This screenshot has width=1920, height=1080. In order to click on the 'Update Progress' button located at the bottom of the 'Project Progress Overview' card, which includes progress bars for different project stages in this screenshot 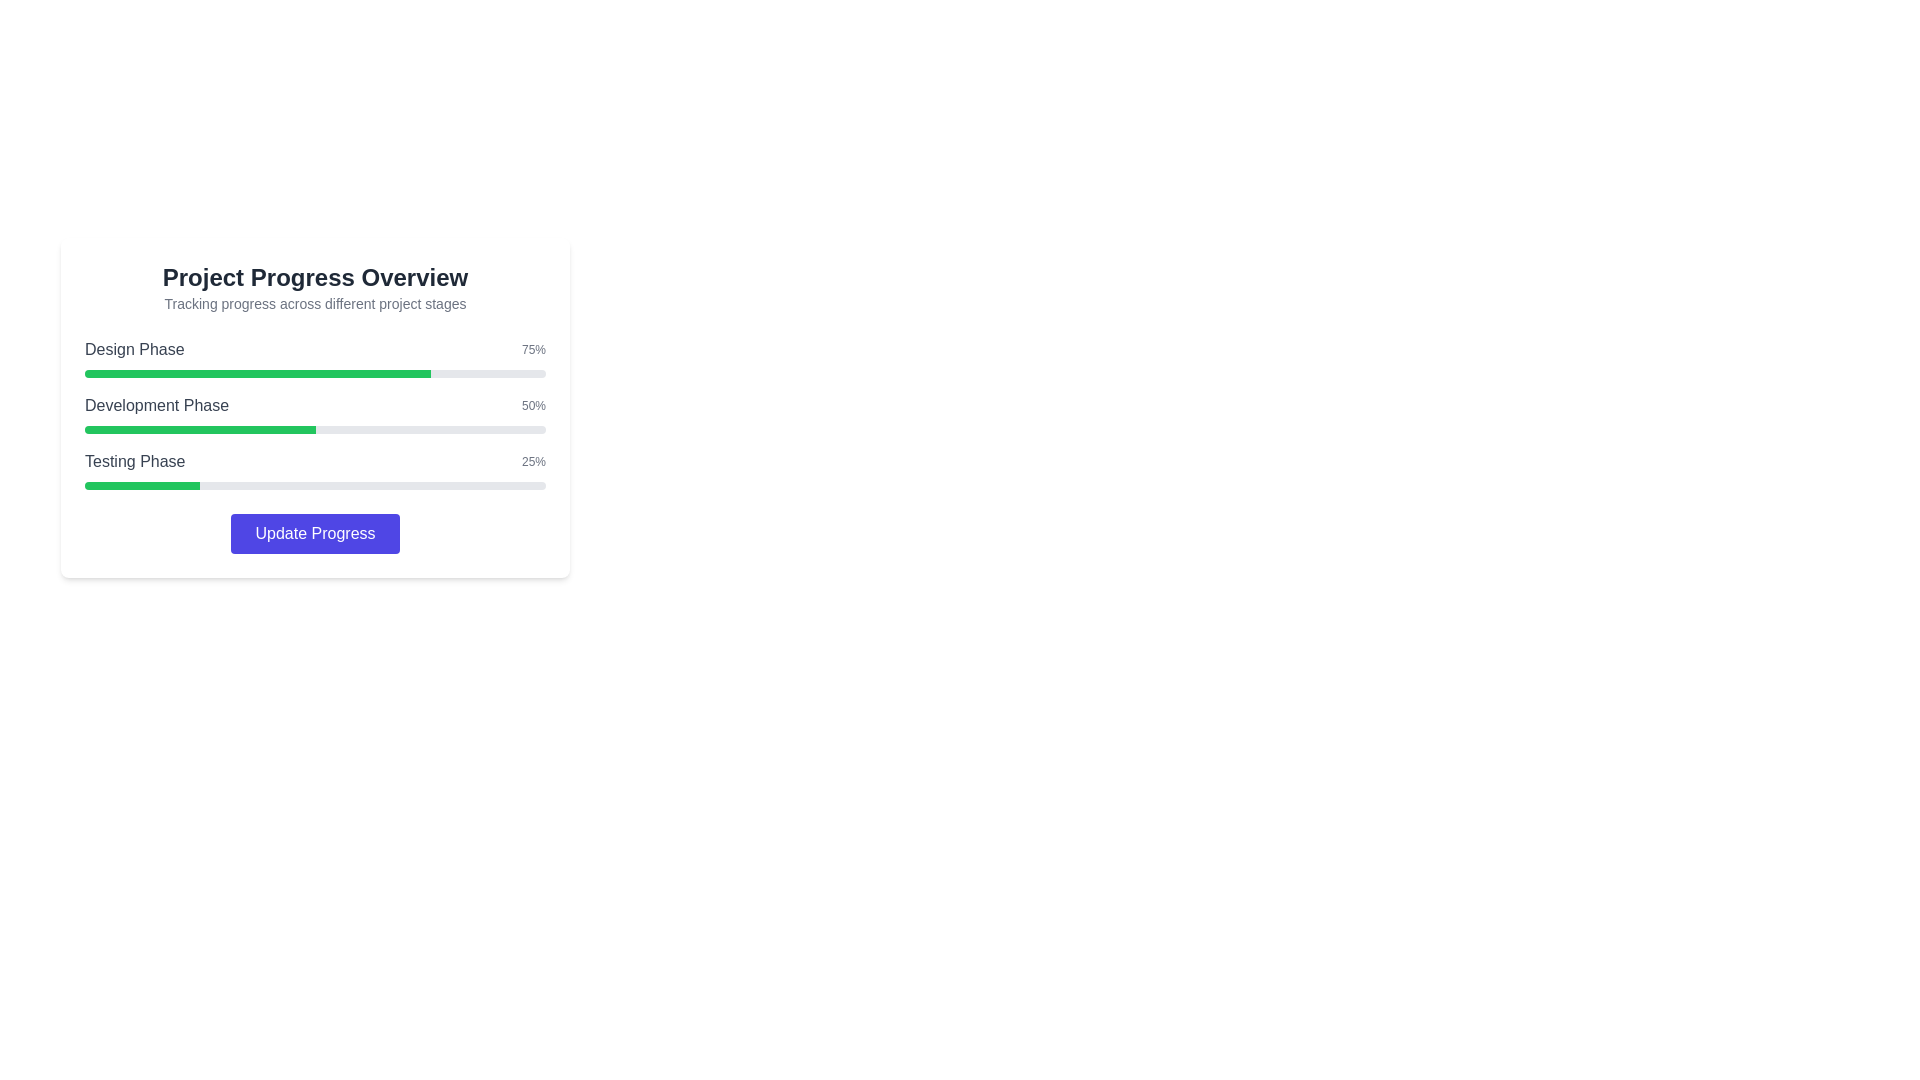, I will do `click(314, 407)`.